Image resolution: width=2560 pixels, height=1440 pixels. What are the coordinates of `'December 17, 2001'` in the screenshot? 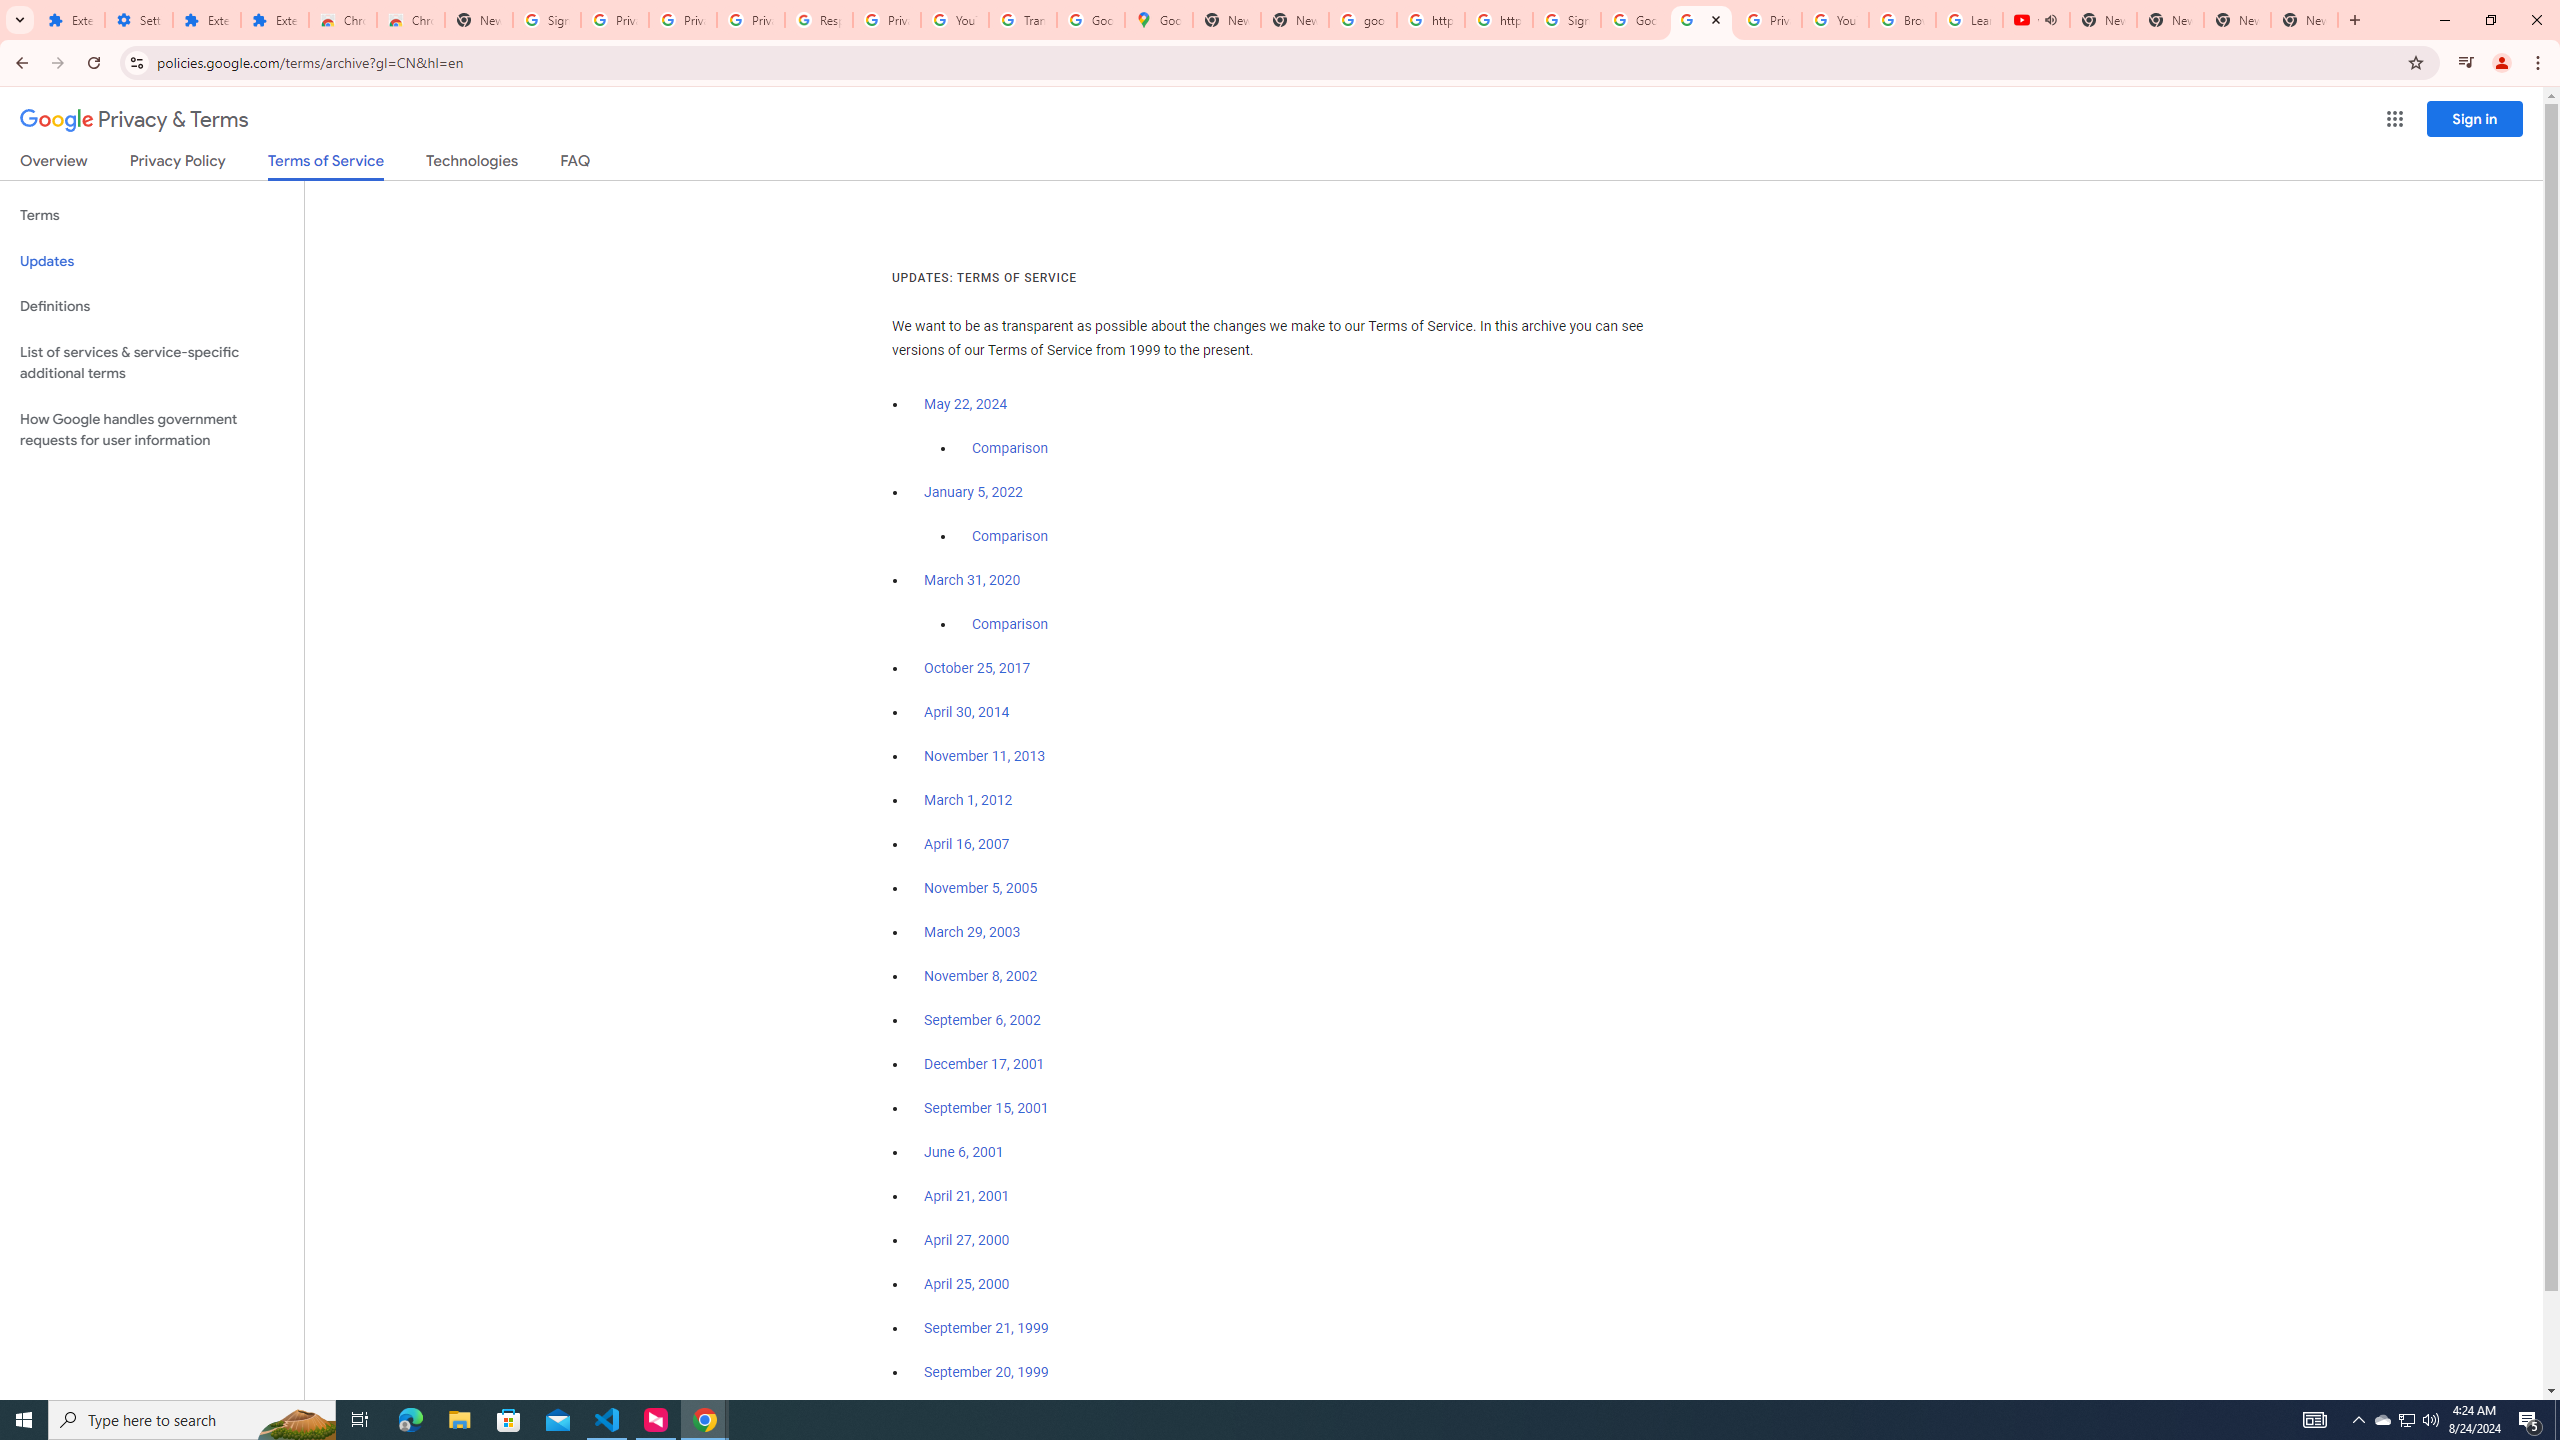 It's located at (983, 1064).